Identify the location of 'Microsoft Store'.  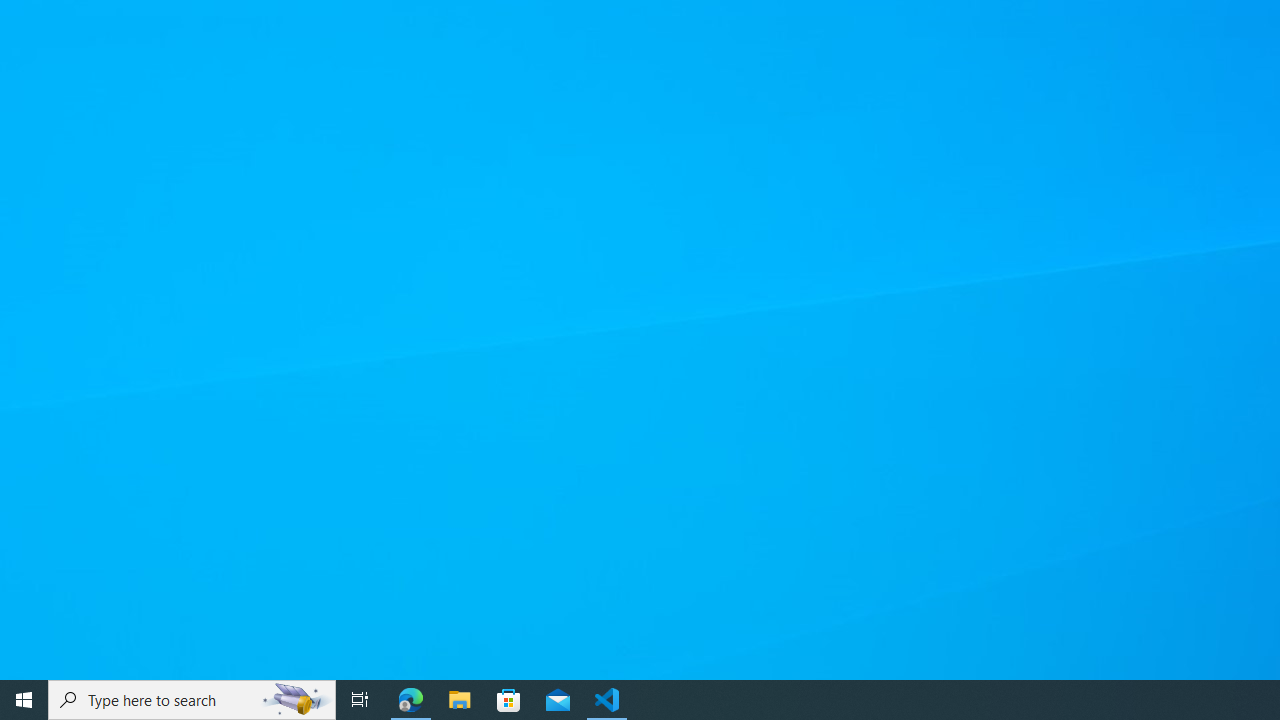
(509, 698).